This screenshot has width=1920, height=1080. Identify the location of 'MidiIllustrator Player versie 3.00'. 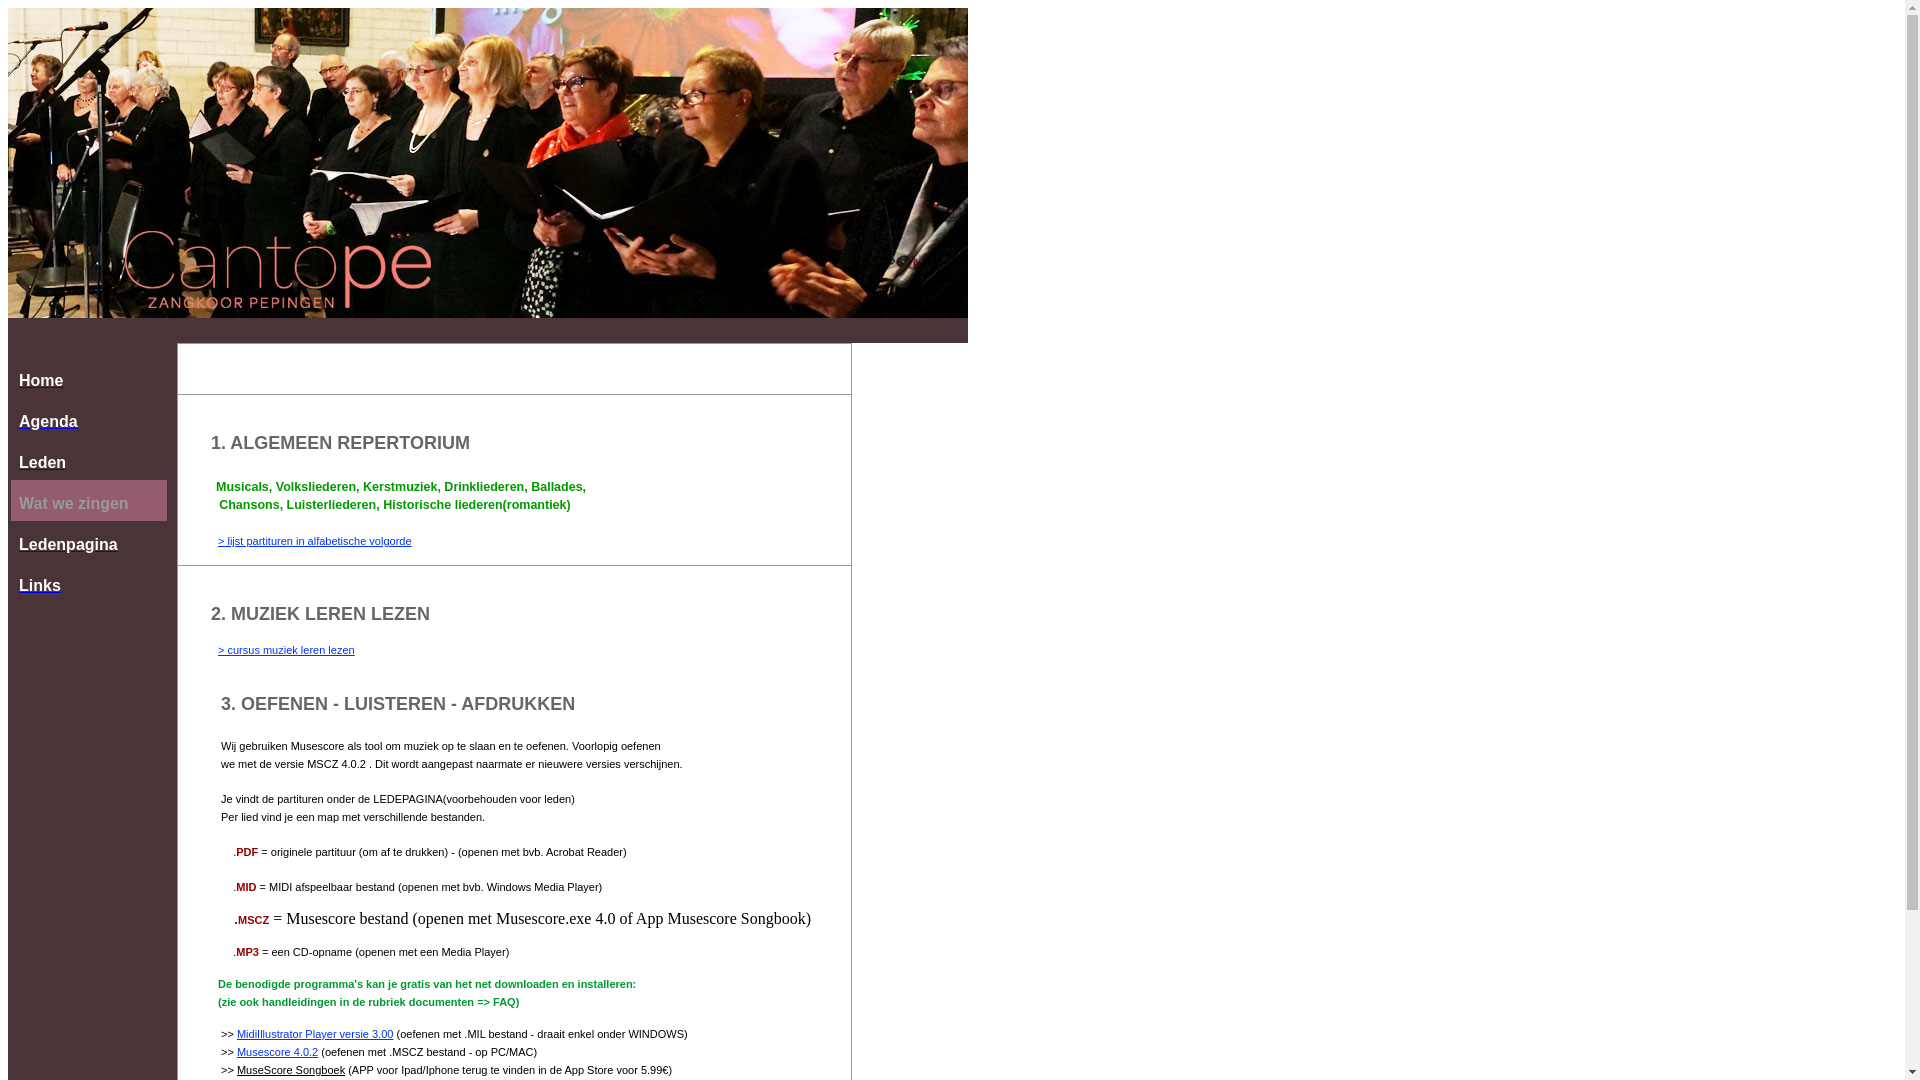
(314, 1033).